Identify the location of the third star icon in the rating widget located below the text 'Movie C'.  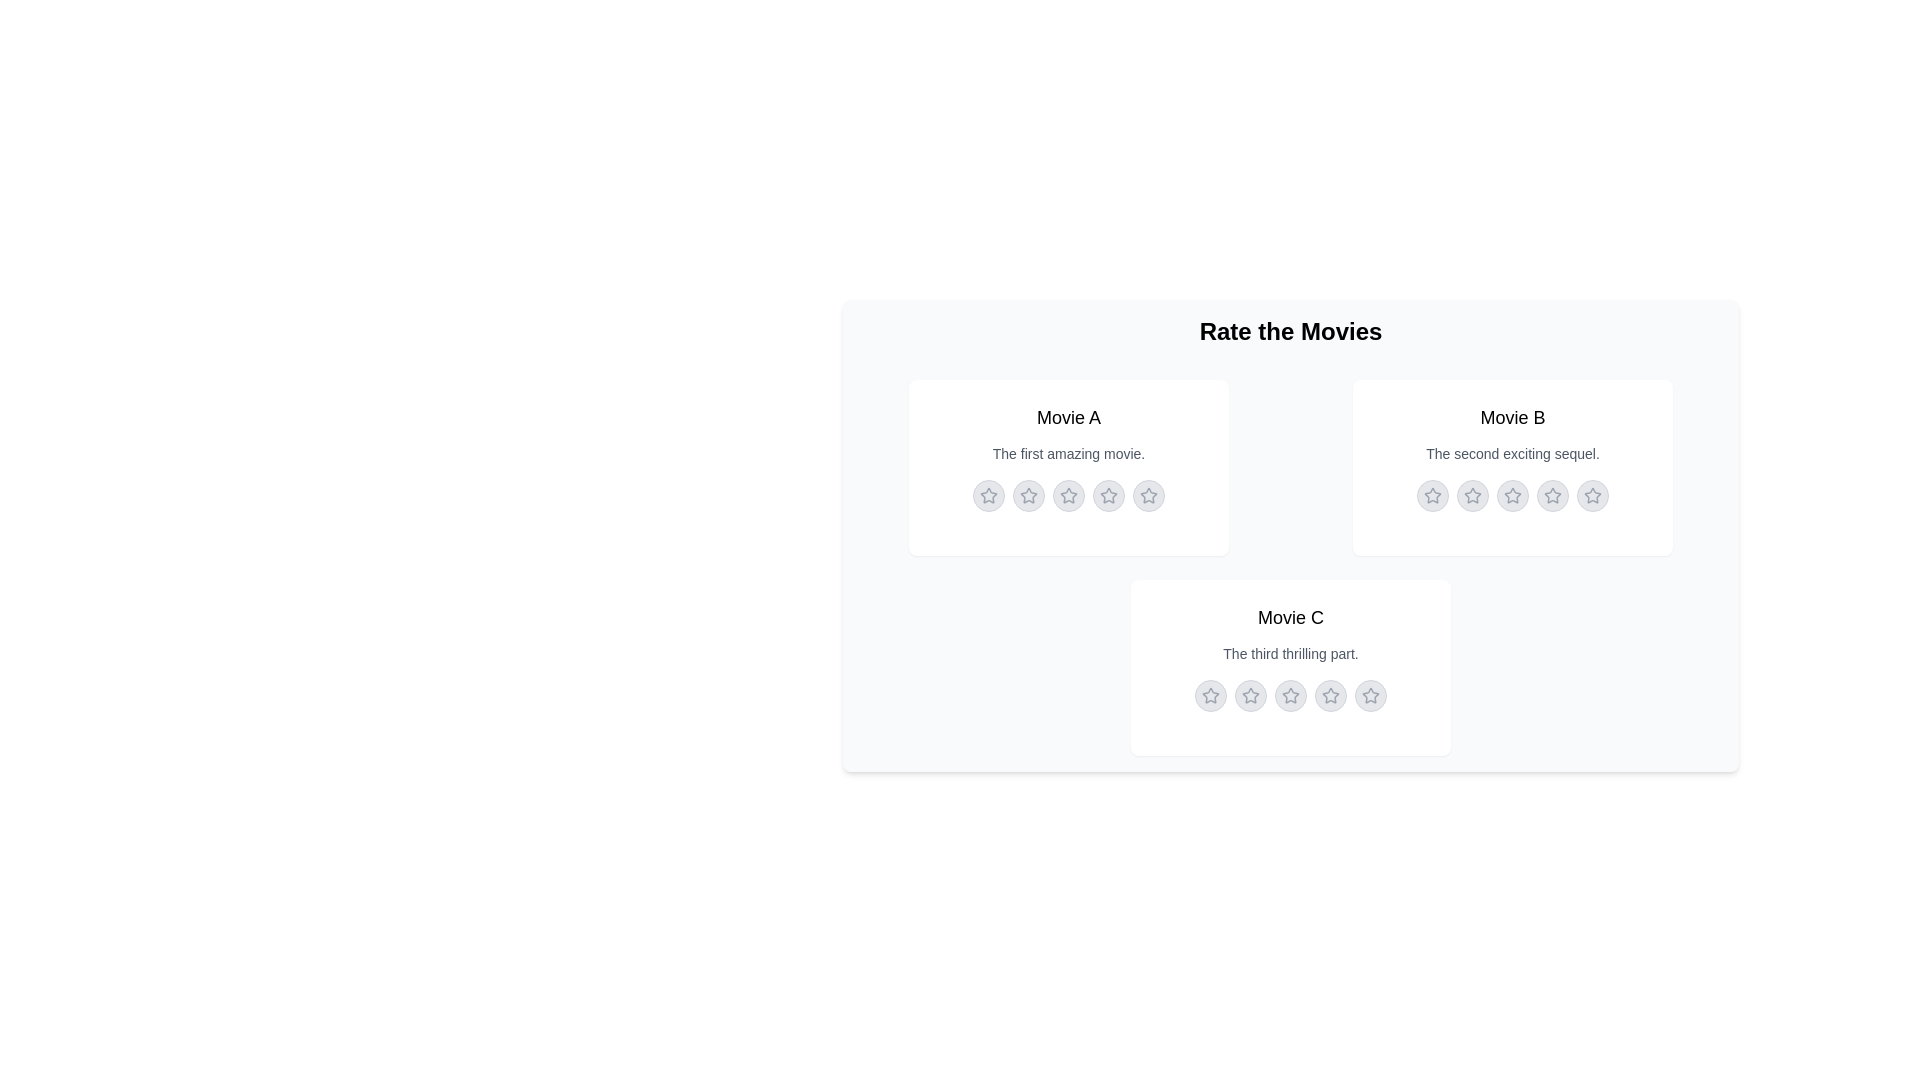
(1291, 694).